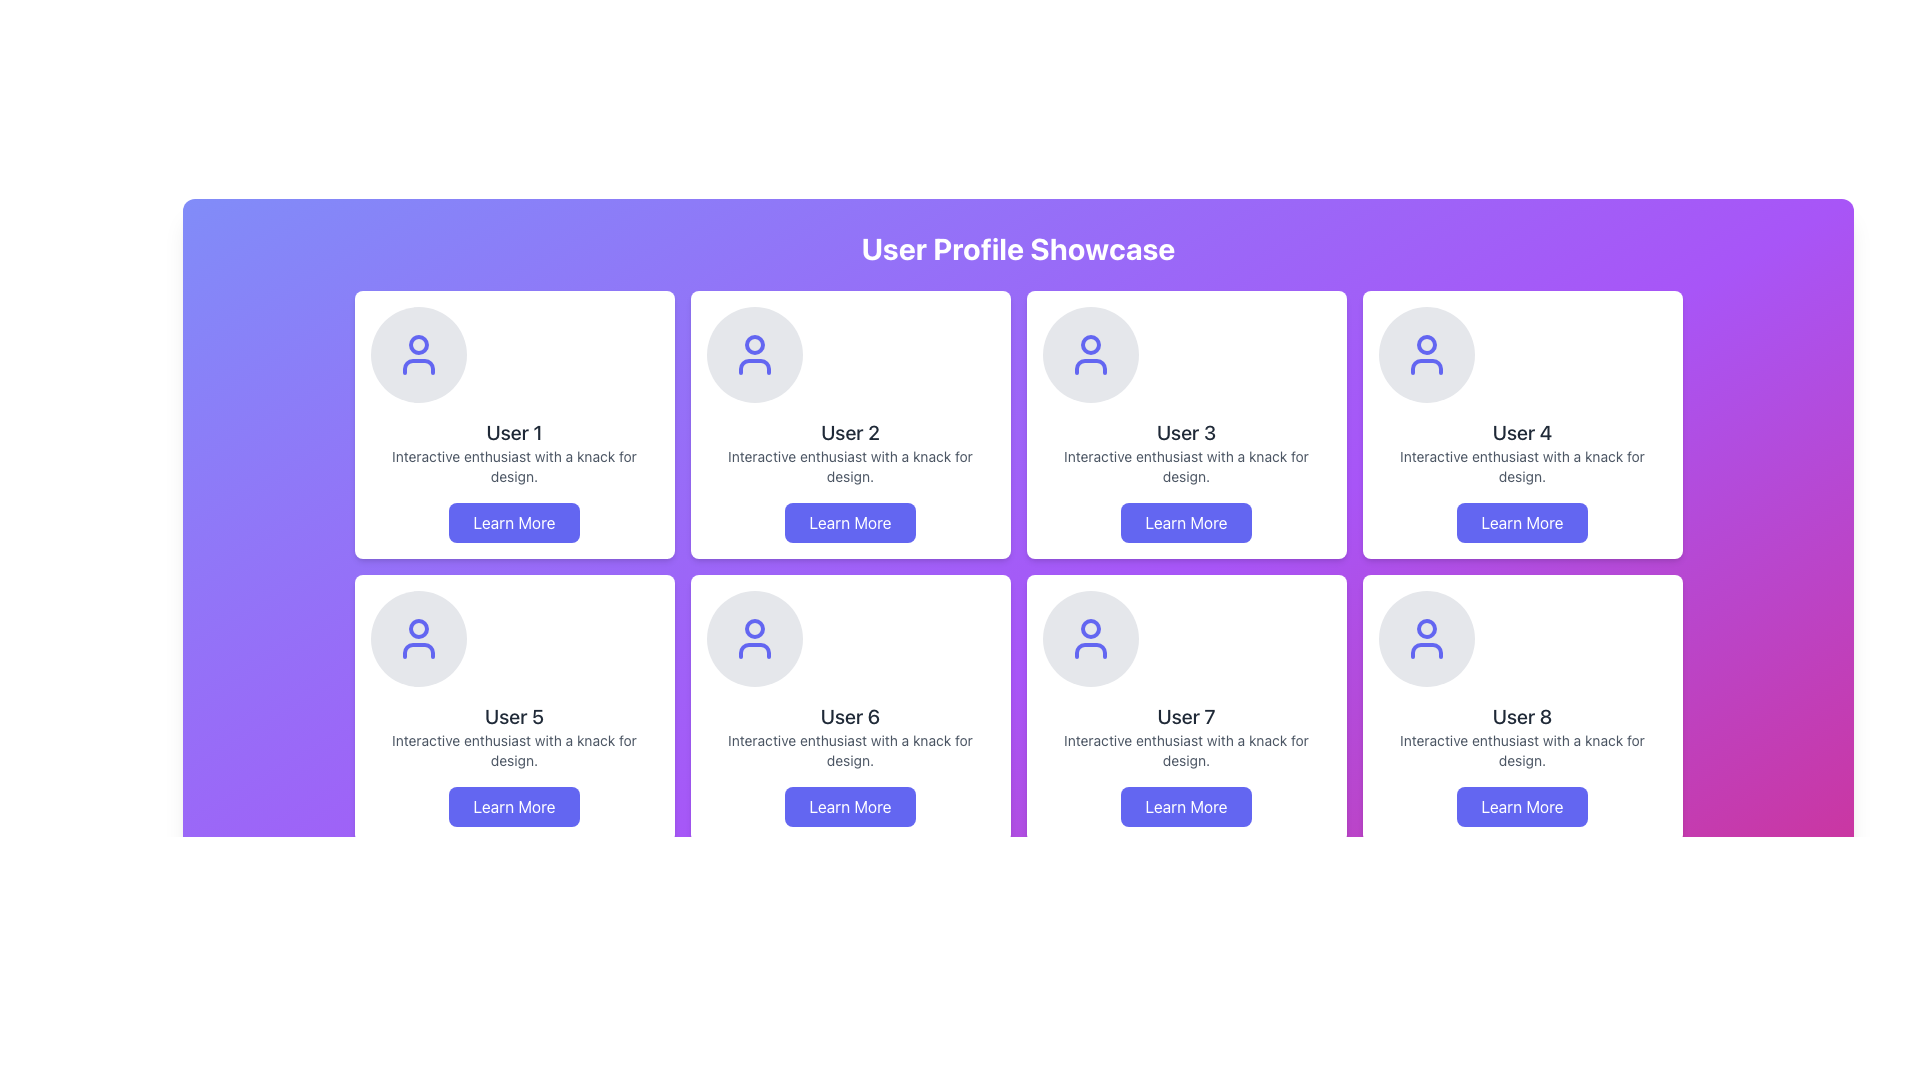  Describe the element at coordinates (753, 353) in the screenshot. I see `the User profile icon for 'User 2', which is positioned in the top-left area of the card, directly above the user's title and description` at that location.